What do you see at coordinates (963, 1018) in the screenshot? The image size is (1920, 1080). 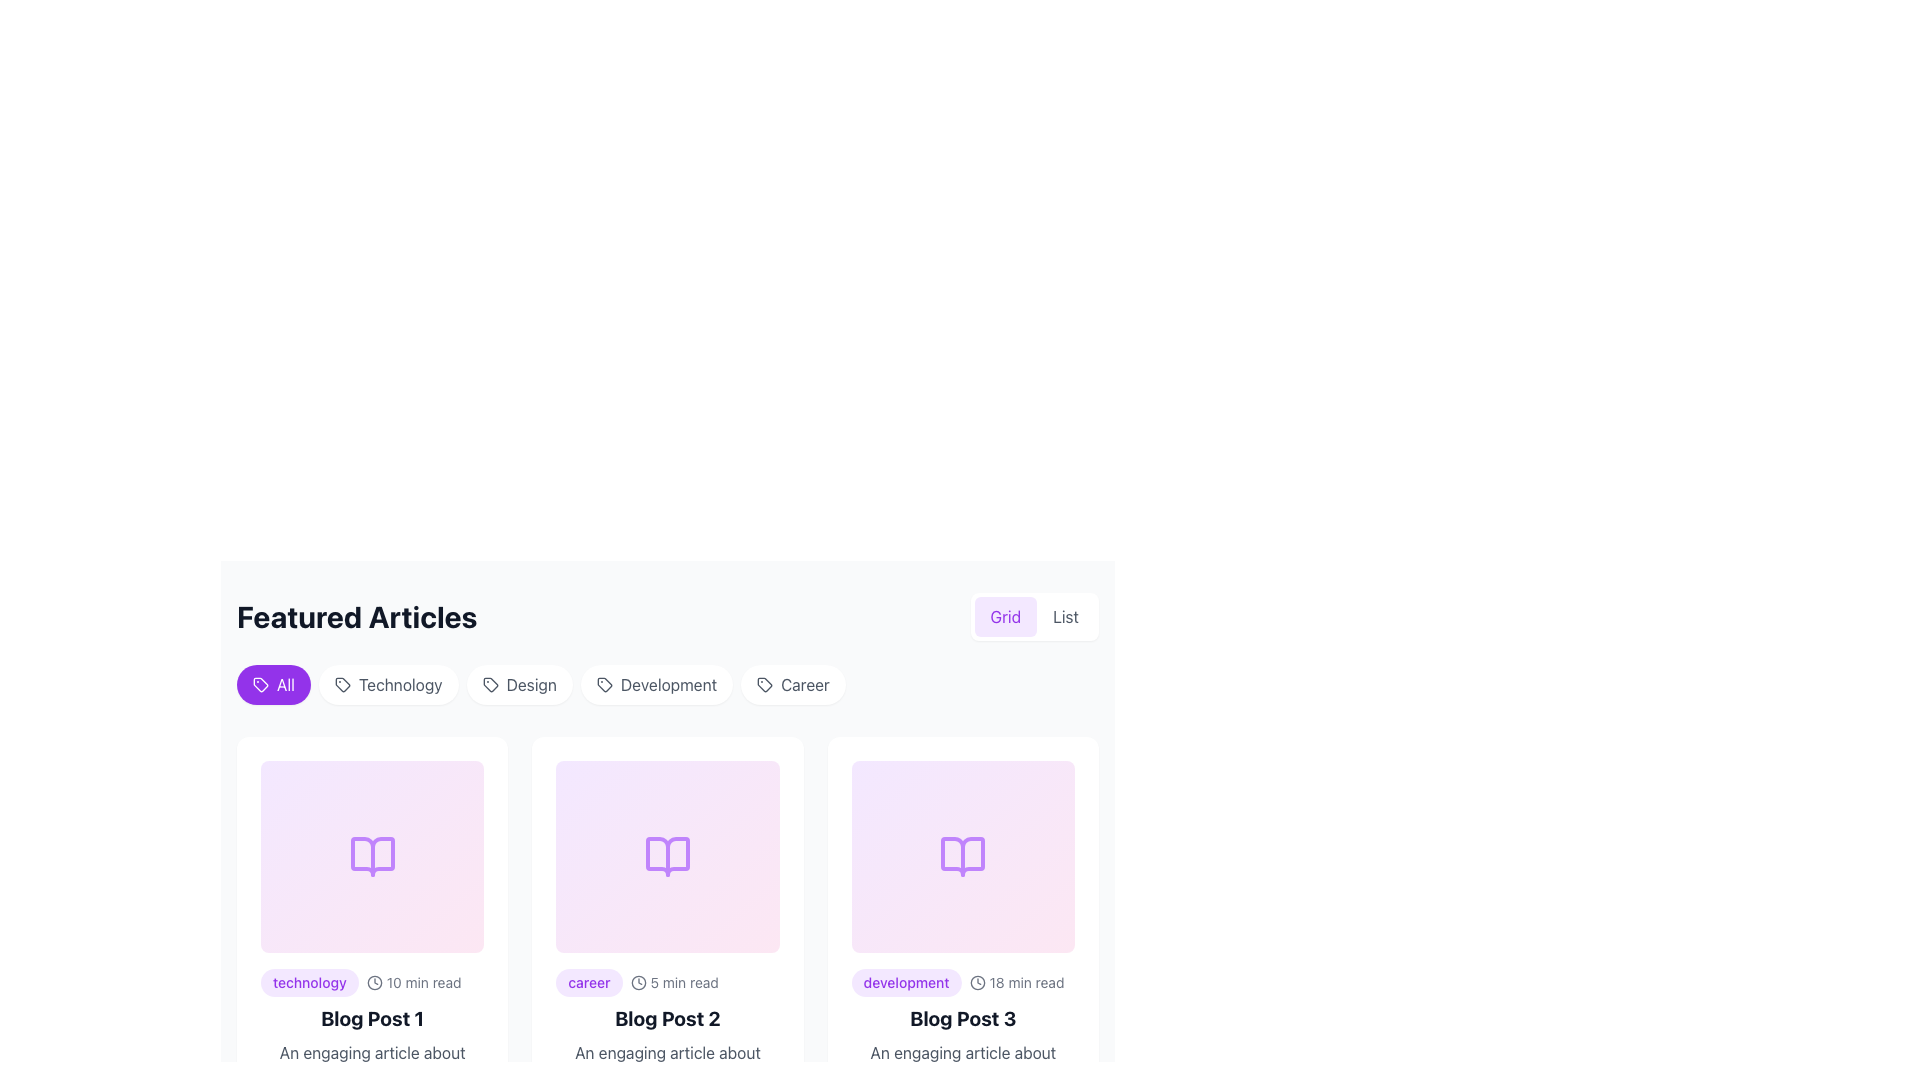 I see `text displayed in the title 'Blog Post 3', which is prominently featured in a bold and large font style in dark gray color within the third content card` at bounding box center [963, 1018].